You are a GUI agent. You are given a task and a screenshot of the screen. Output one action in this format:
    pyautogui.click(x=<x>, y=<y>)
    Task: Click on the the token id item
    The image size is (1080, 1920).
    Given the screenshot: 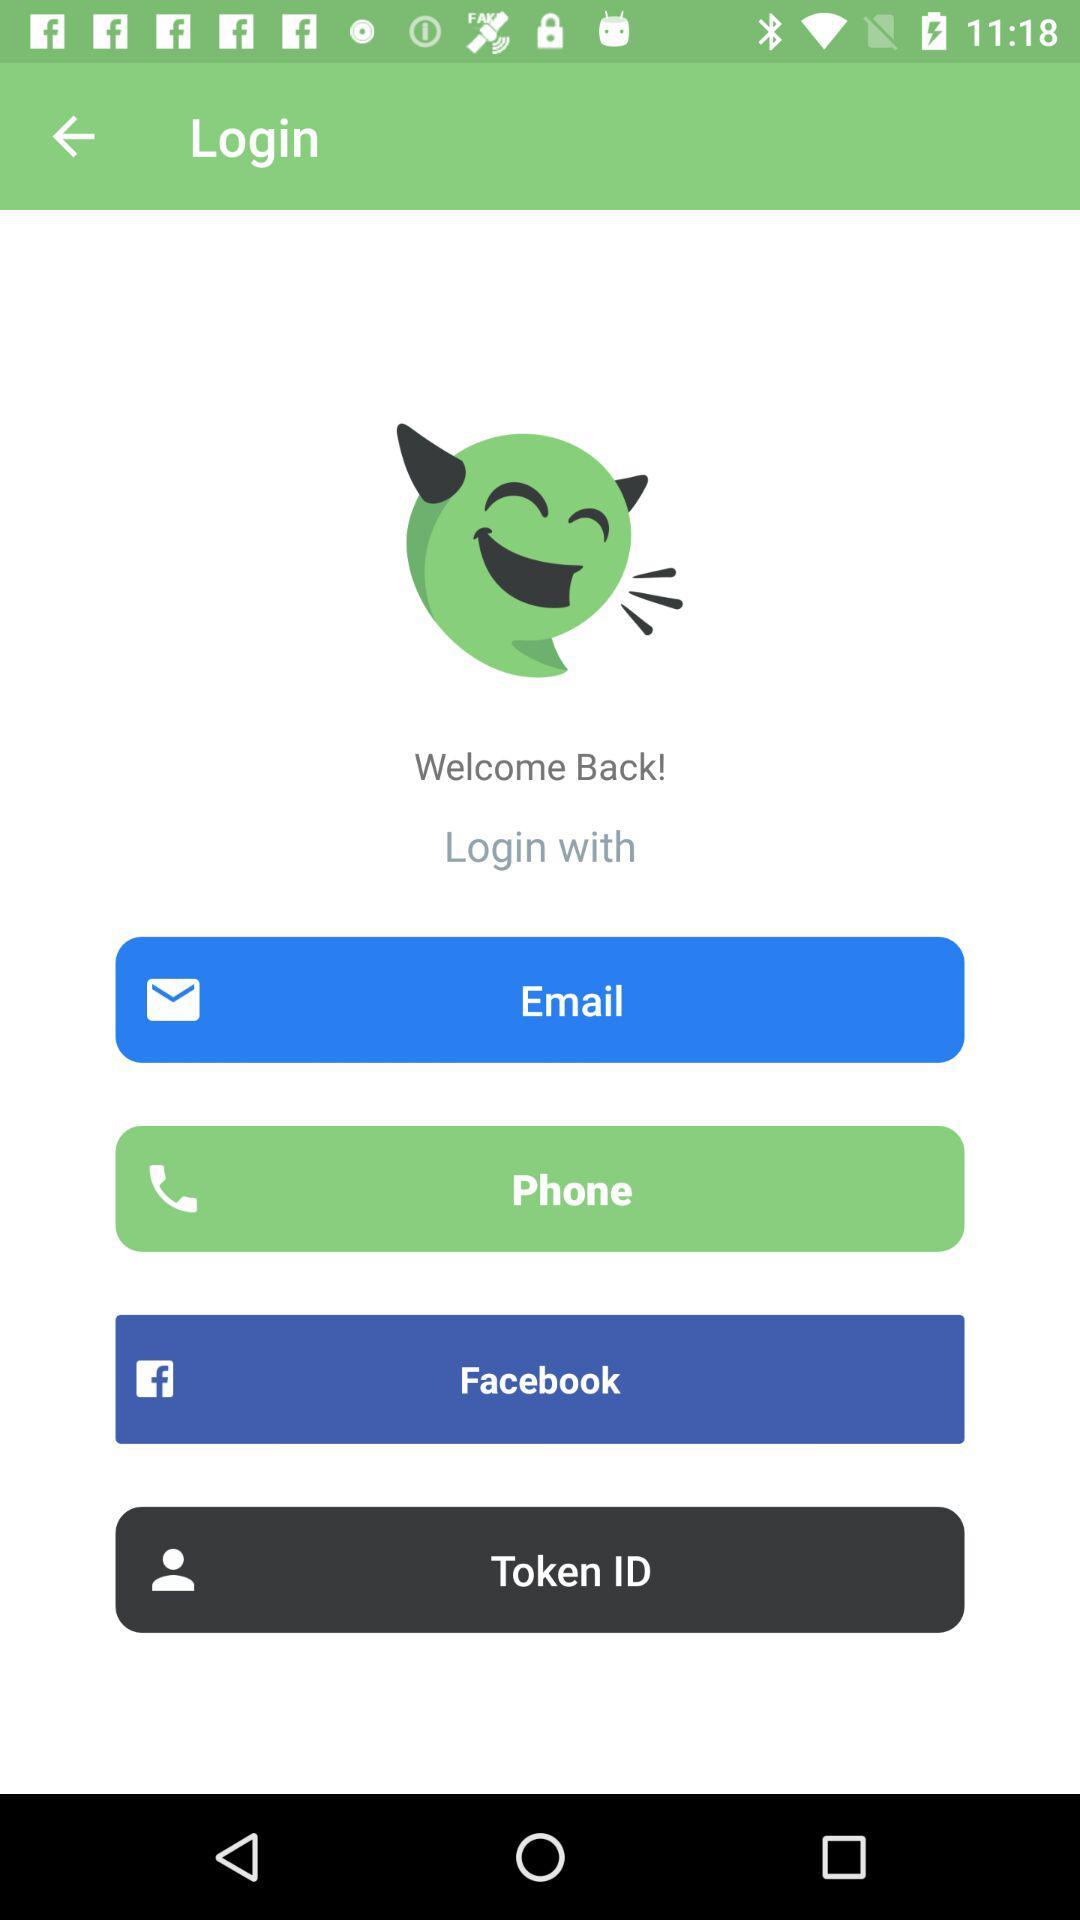 What is the action you would take?
    pyautogui.click(x=540, y=1568)
    